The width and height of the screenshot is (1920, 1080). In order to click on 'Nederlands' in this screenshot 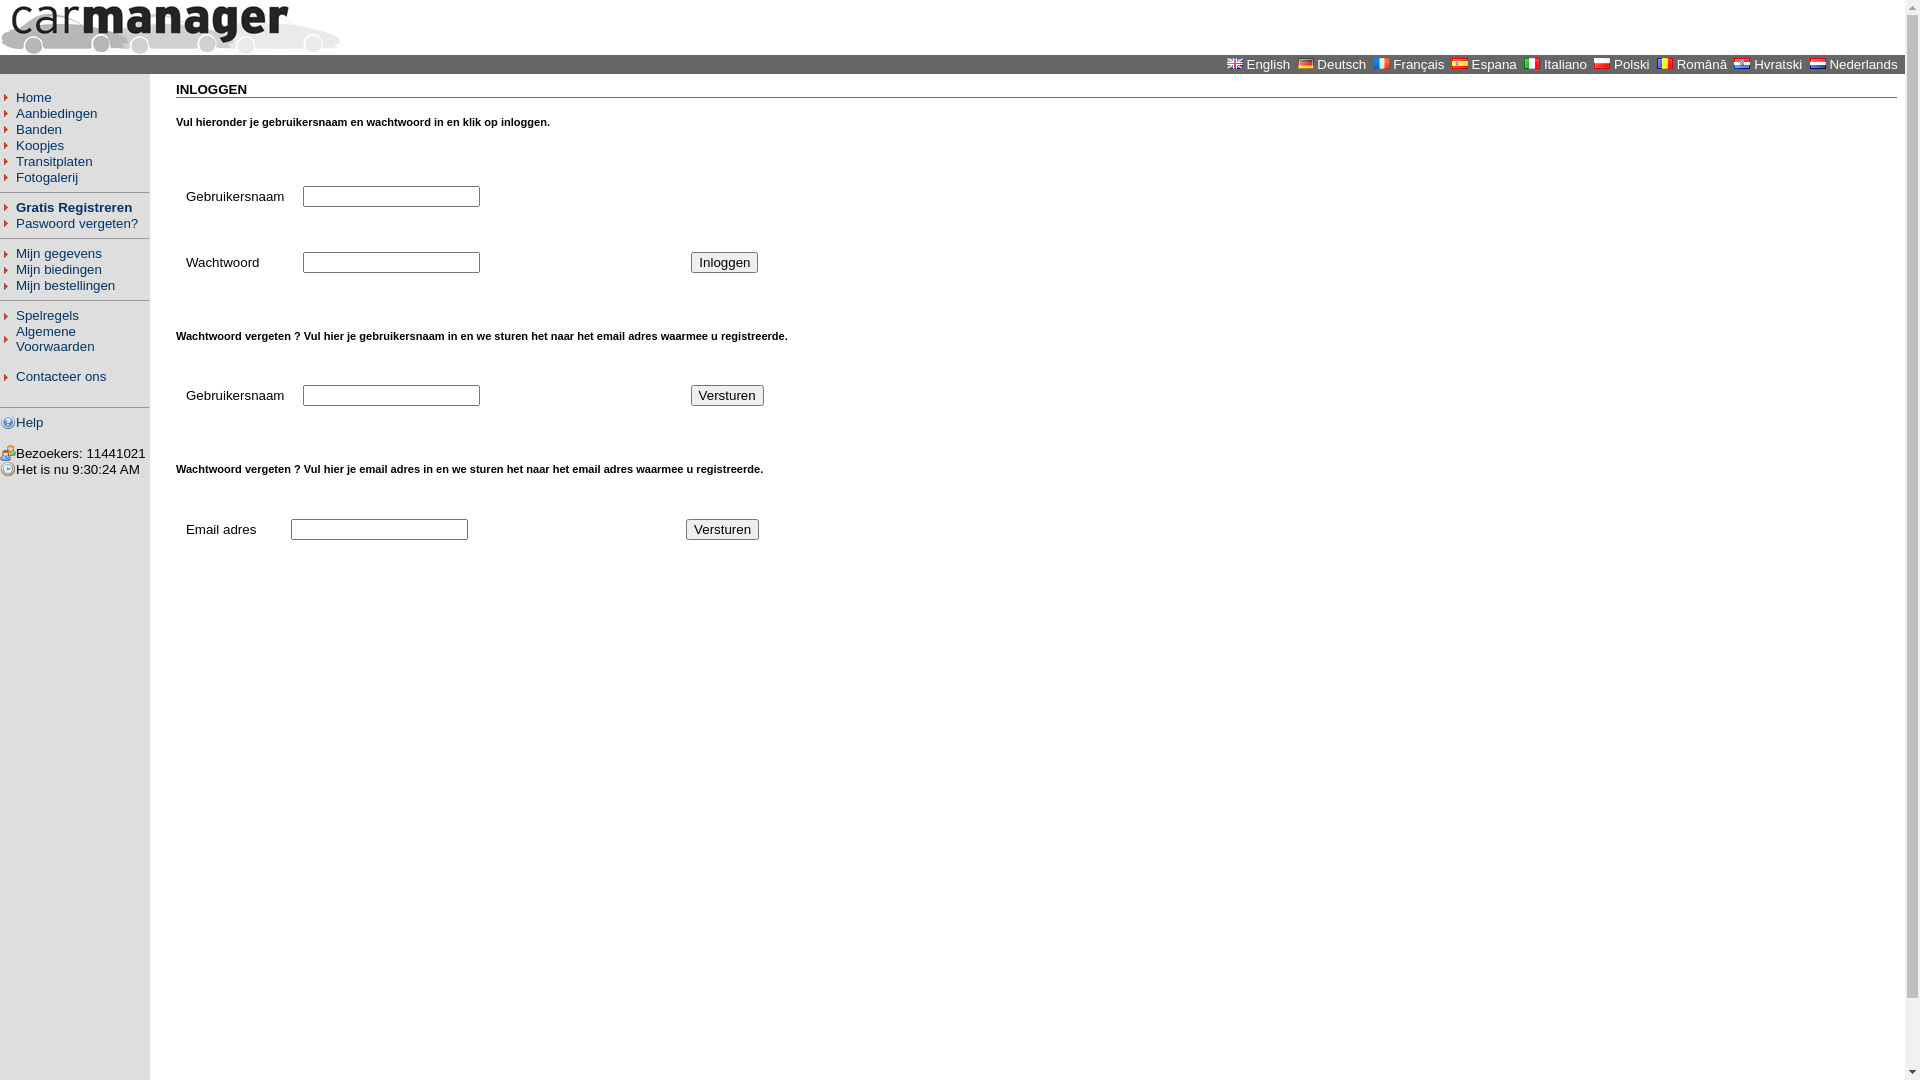, I will do `click(1828, 63)`.